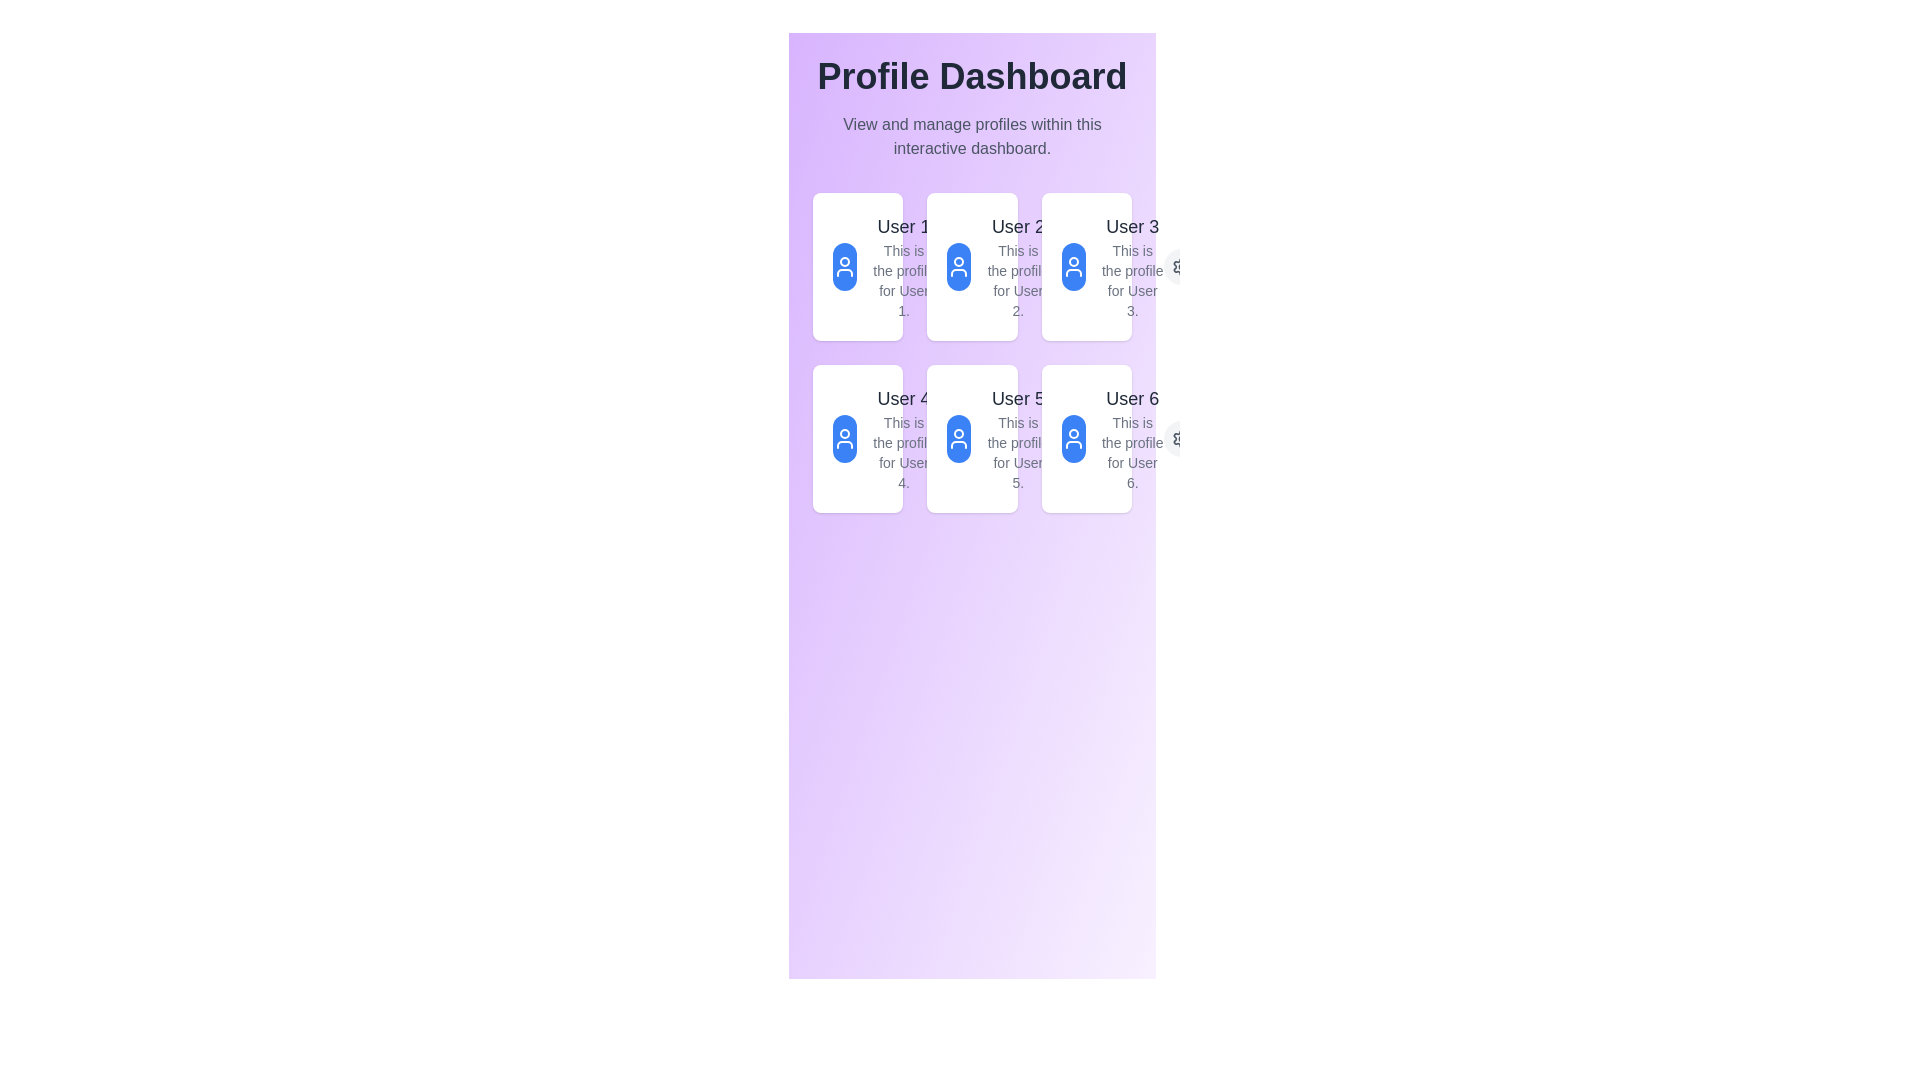  I want to click on the user profile icon representing 'User 2', so click(972, 265).